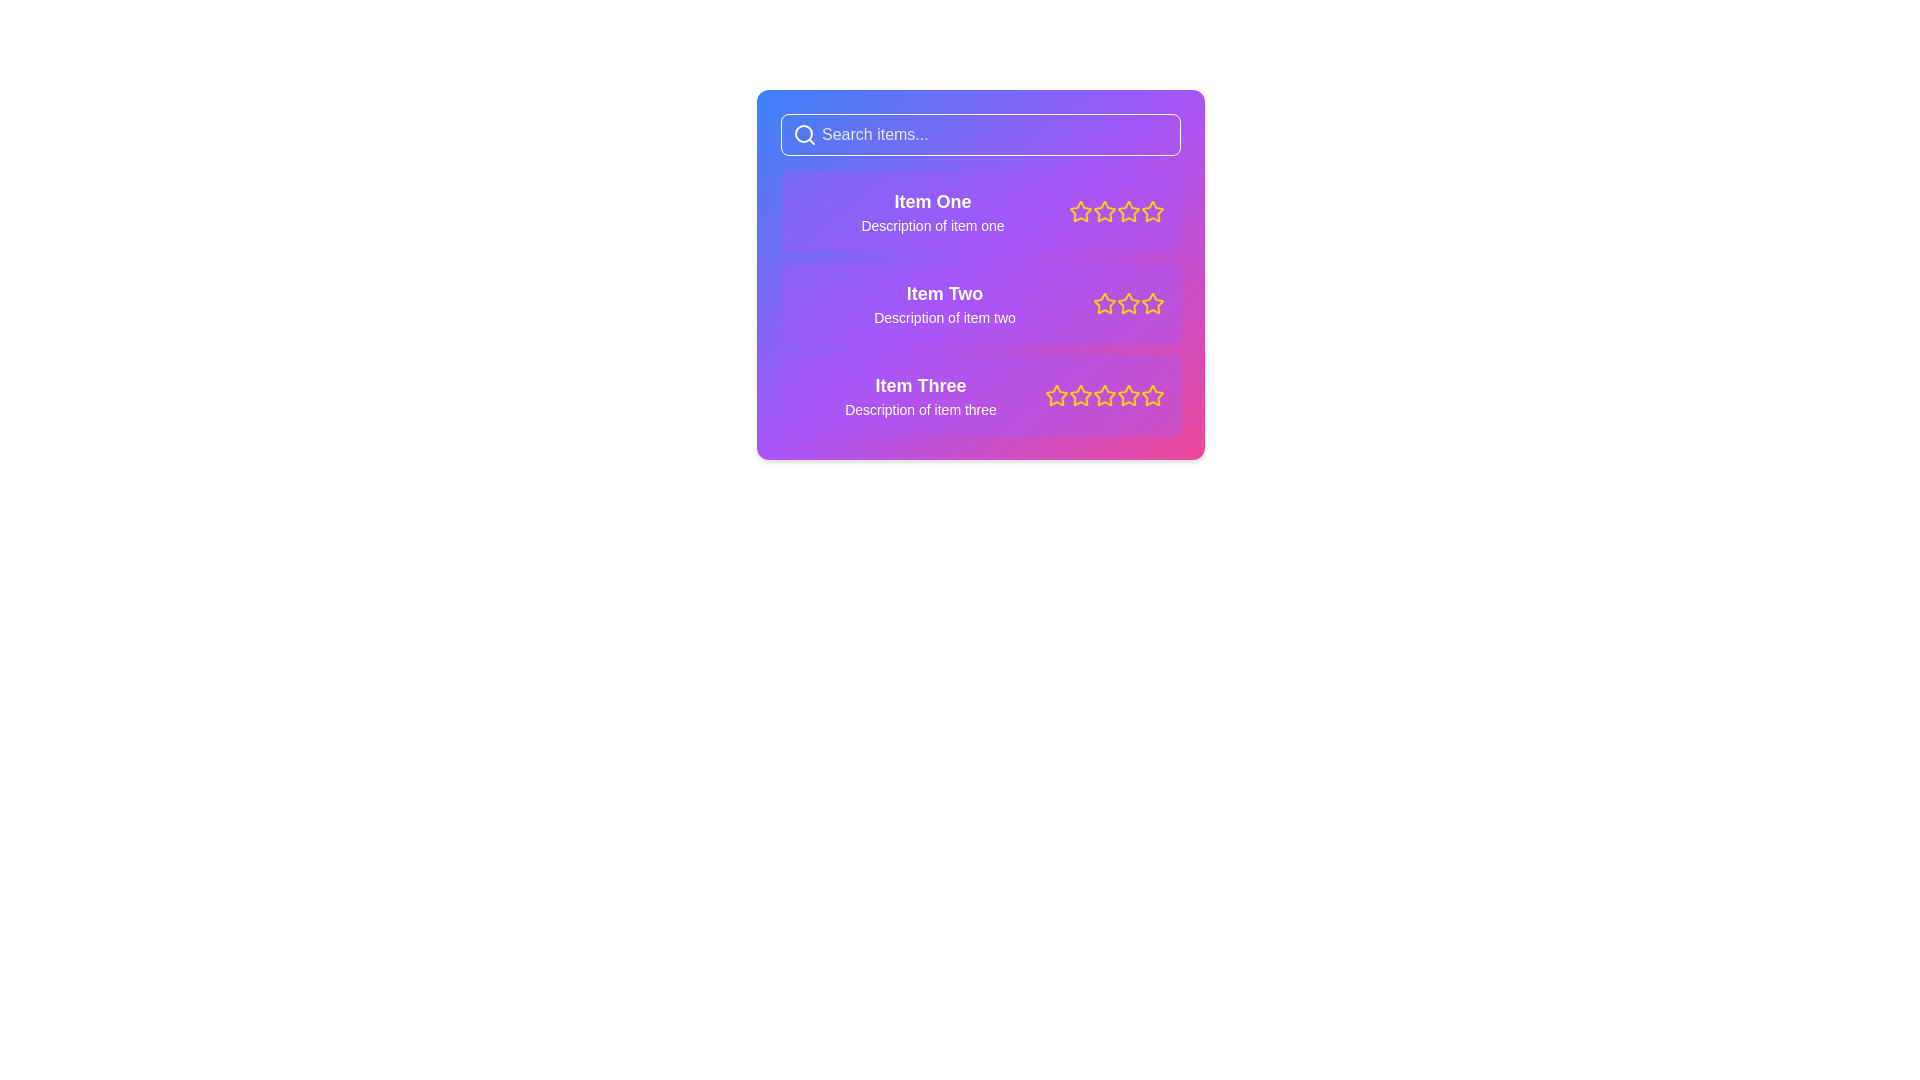  I want to click on the magnifying glass icon, which represents the search functionality and is located at the left side of the search bar at the top of the interface, so click(805, 135).